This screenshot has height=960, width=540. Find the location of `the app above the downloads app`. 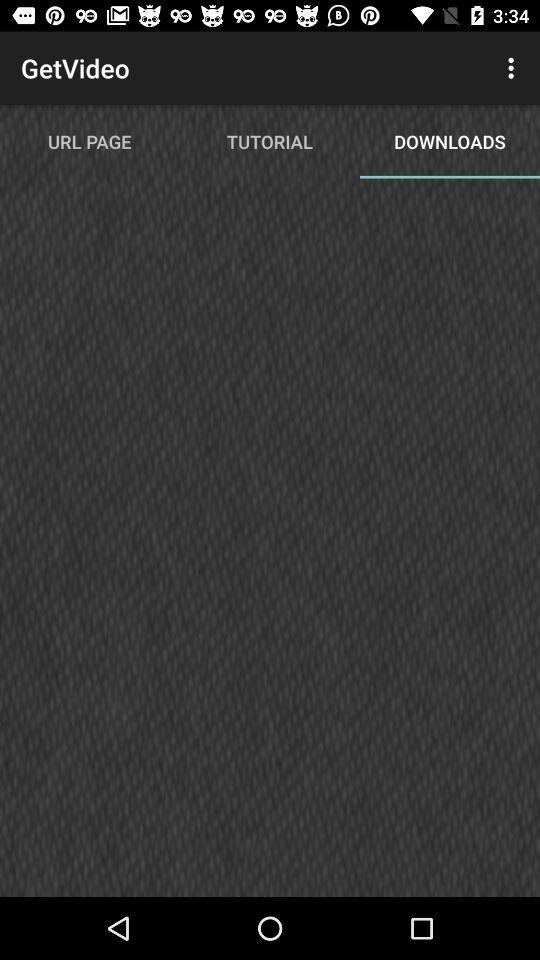

the app above the downloads app is located at coordinates (513, 68).